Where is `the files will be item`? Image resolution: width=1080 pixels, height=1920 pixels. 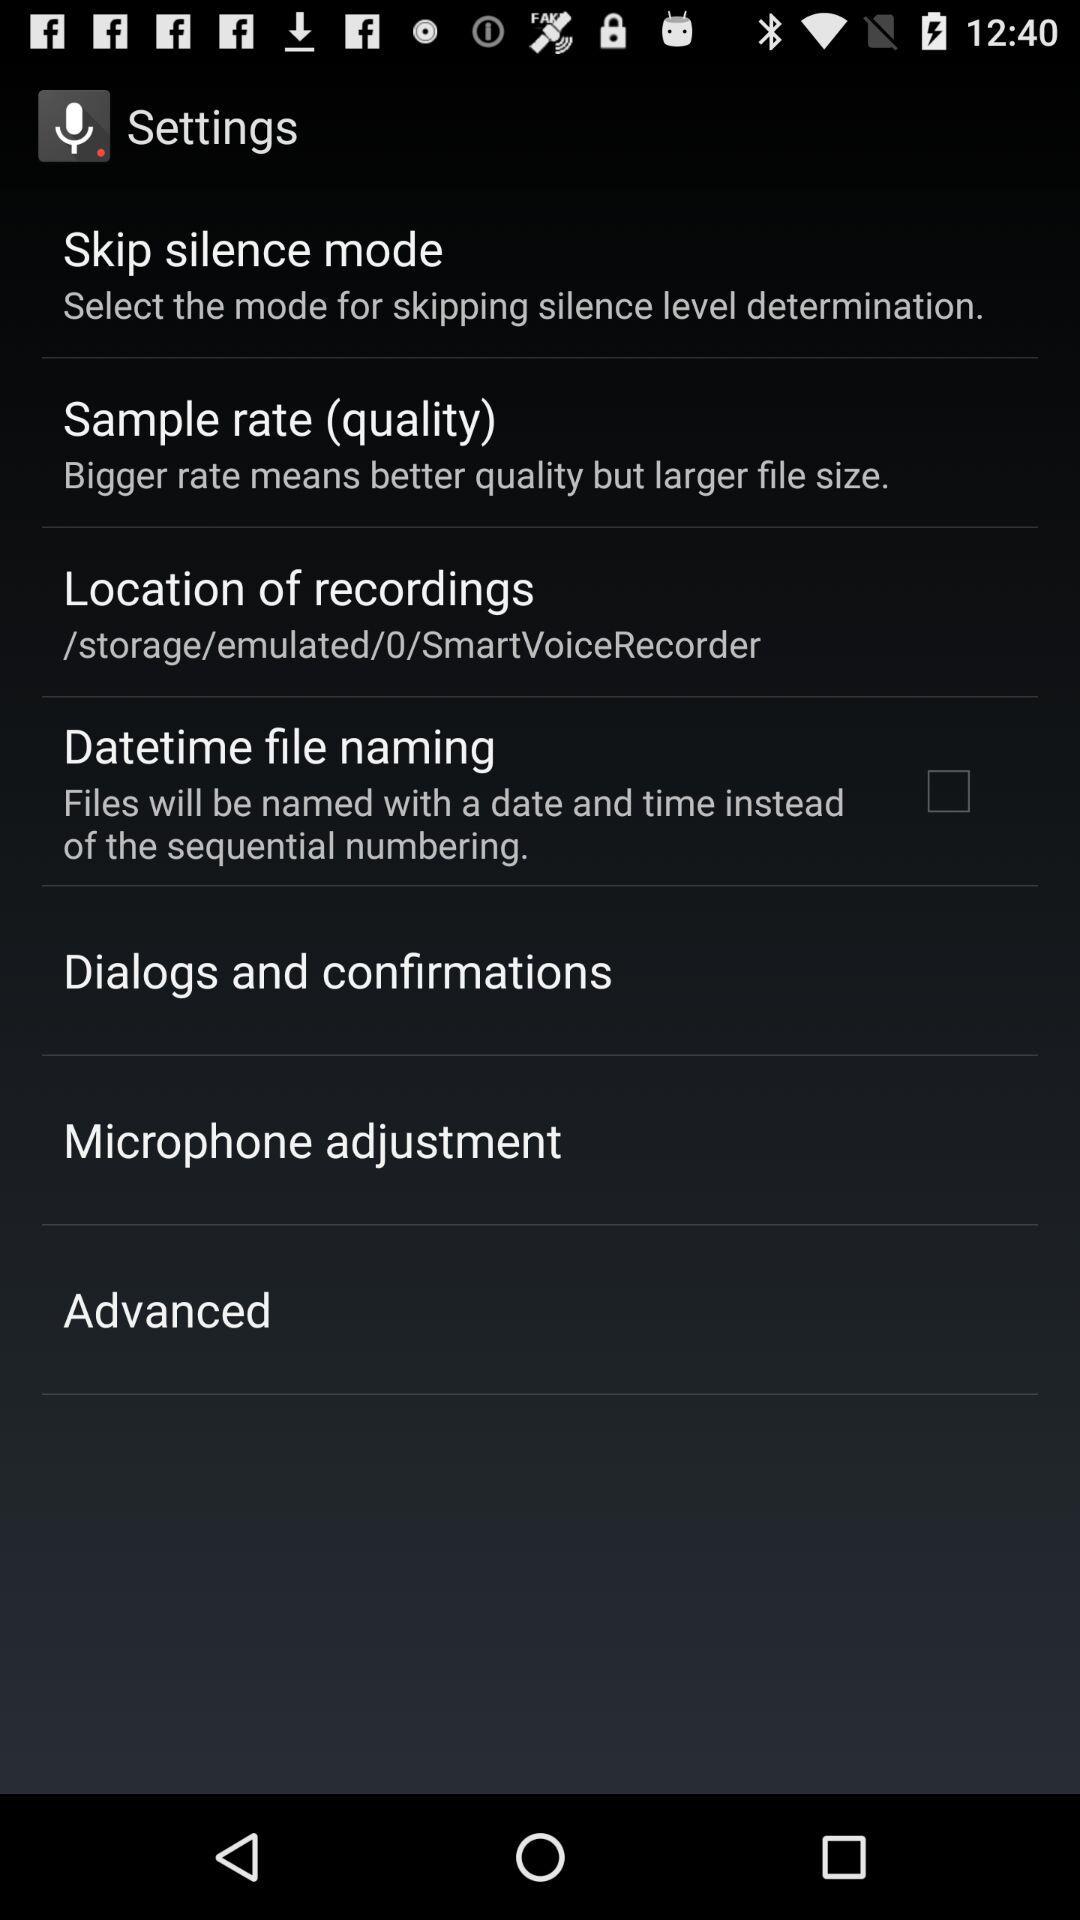 the files will be item is located at coordinates (463, 823).